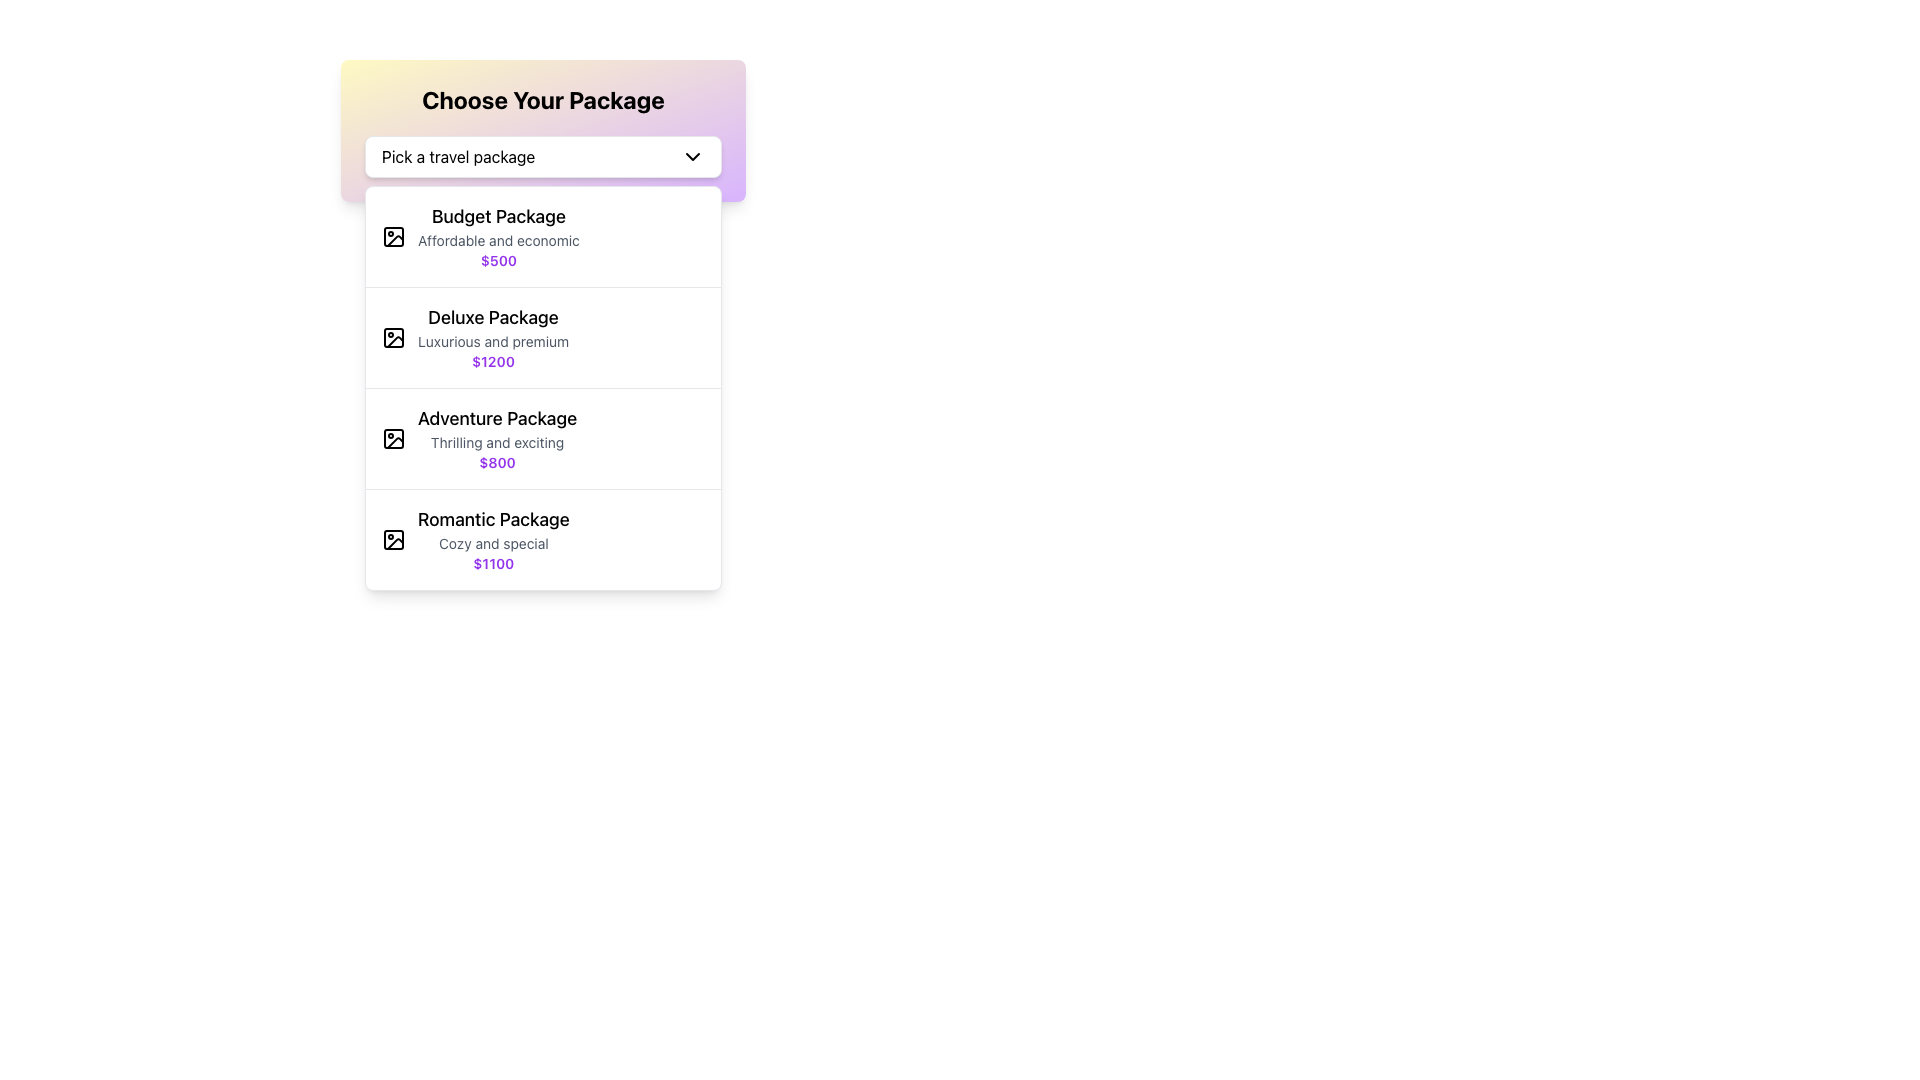 This screenshot has height=1080, width=1920. Describe the element at coordinates (543, 156) in the screenshot. I see `the 'Pick a travel package' dropdown menu` at that location.